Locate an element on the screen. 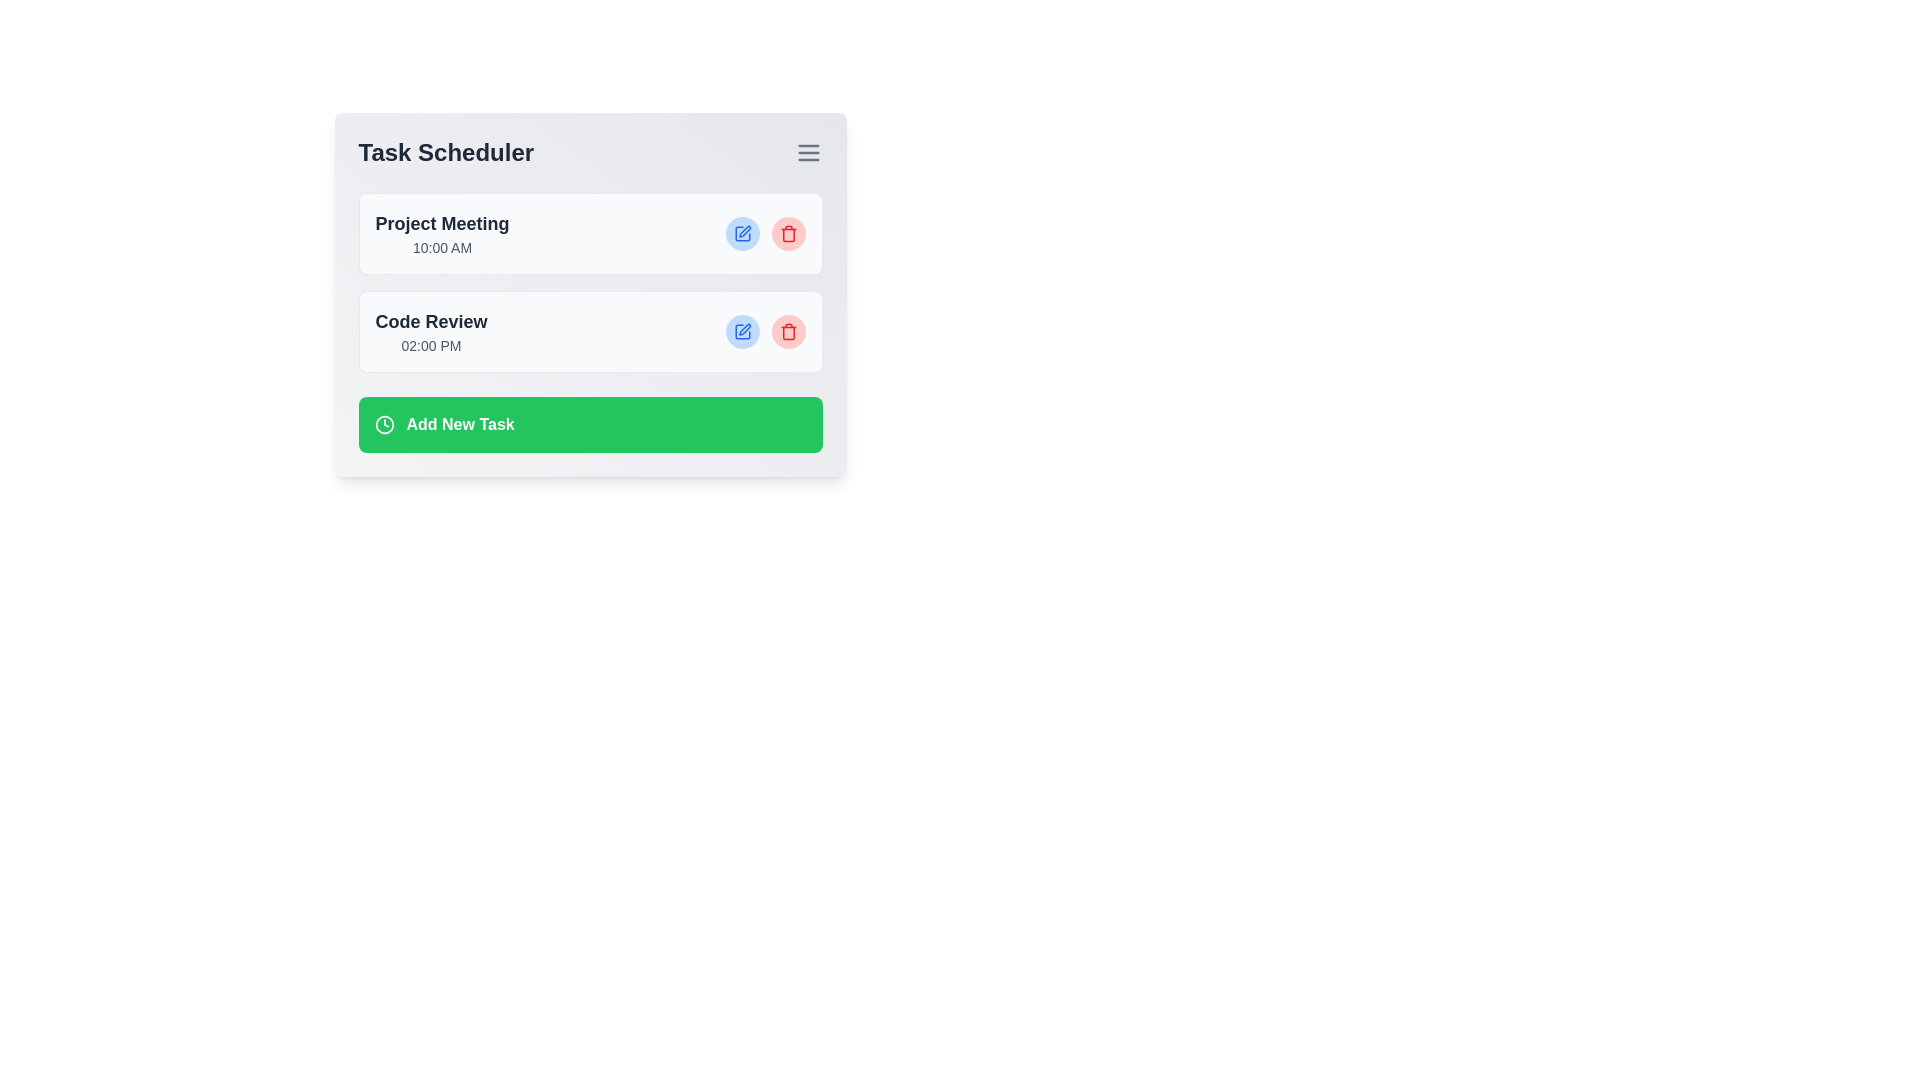 The image size is (1920, 1080). the red trash bin icon is located at coordinates (787, 330).